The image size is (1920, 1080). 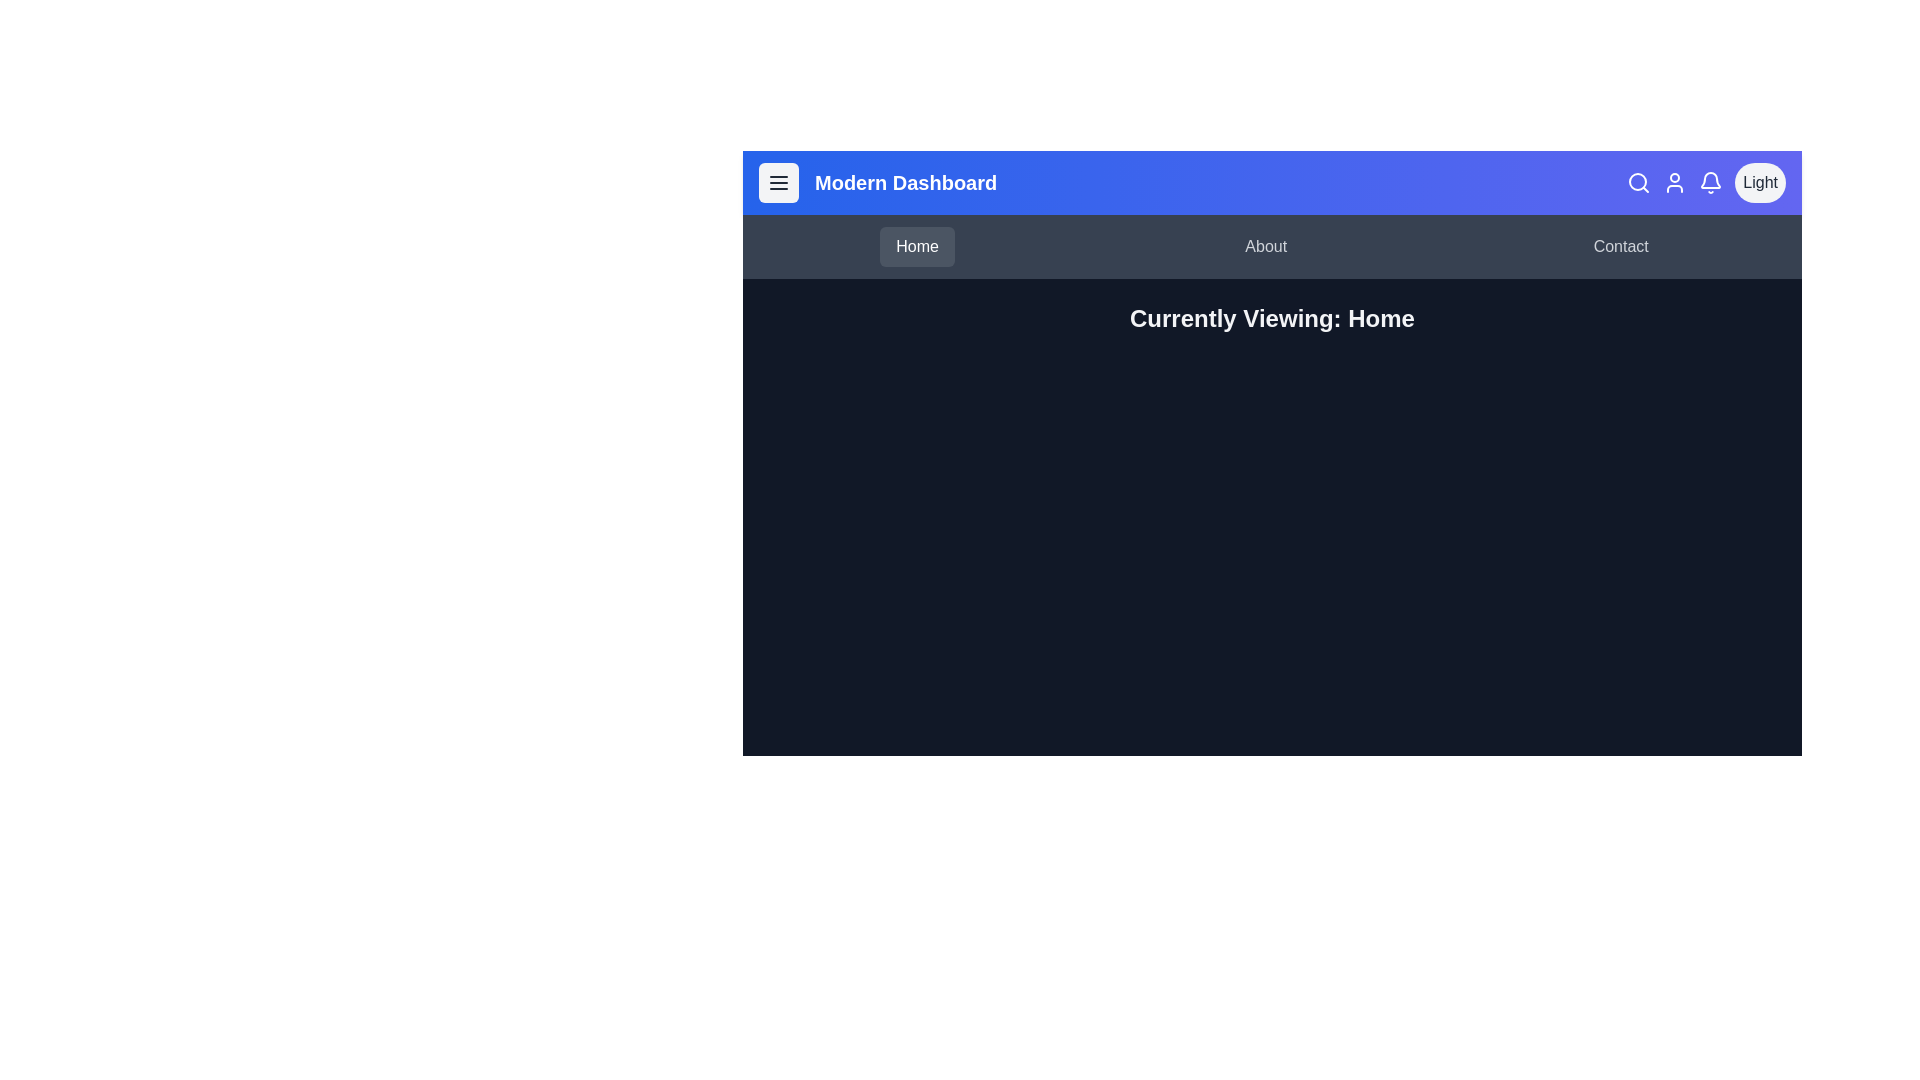 What do you see at coordinates (1675, 182) in the screenshot?
I see `the user icon to open the user profile` at bounding box center [1675, 182].